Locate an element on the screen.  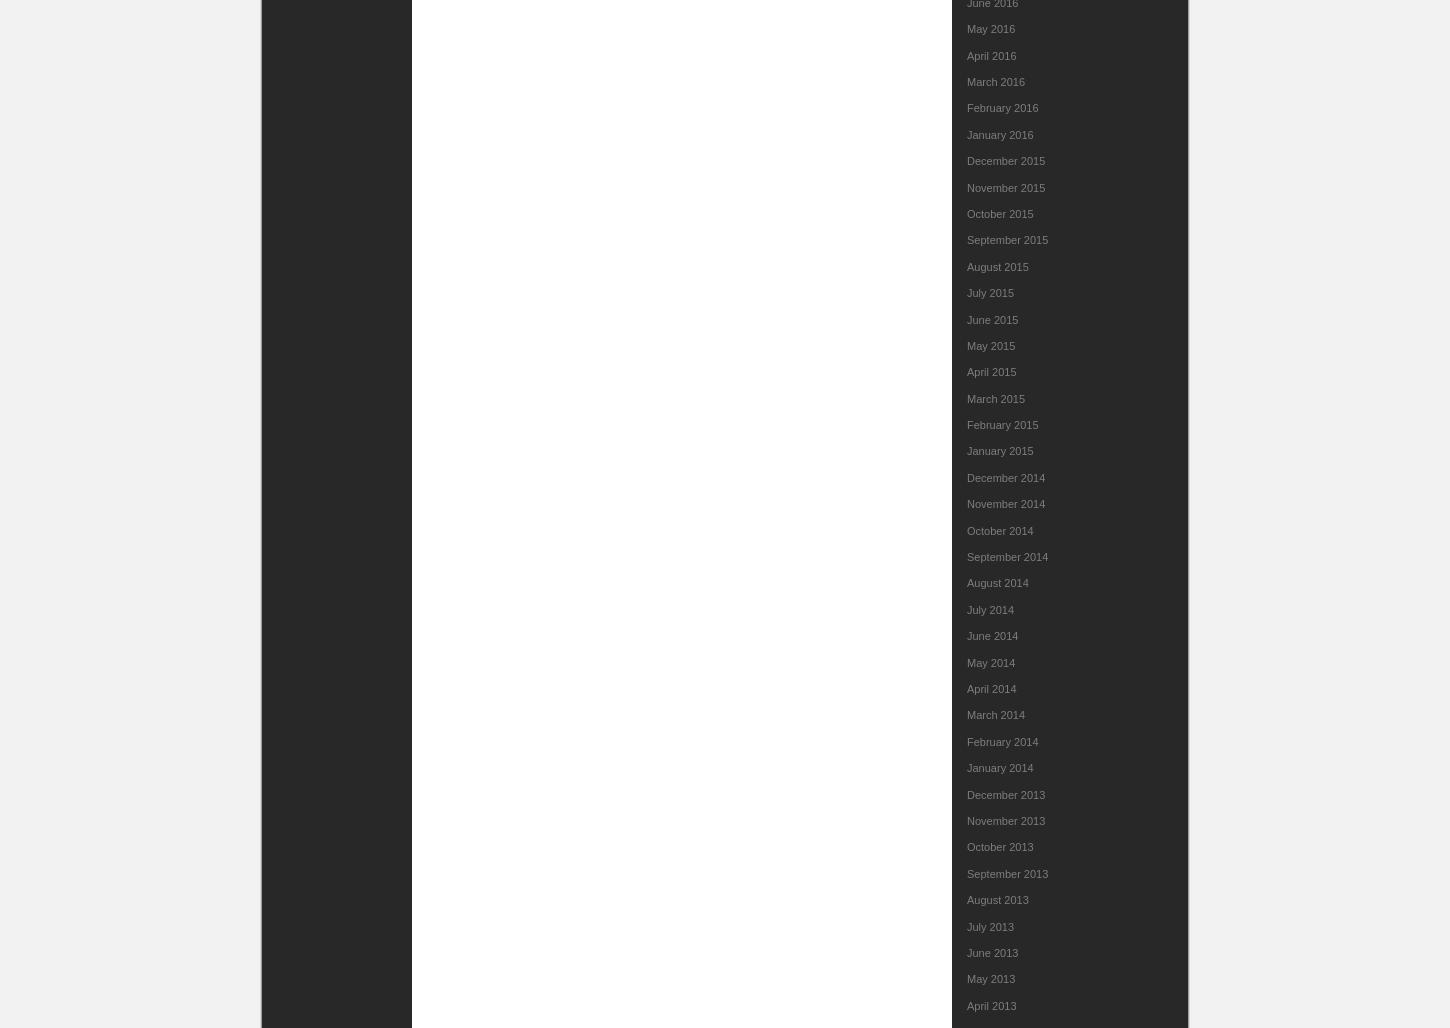
'December 2014' is located at coordinates (1006, 475).